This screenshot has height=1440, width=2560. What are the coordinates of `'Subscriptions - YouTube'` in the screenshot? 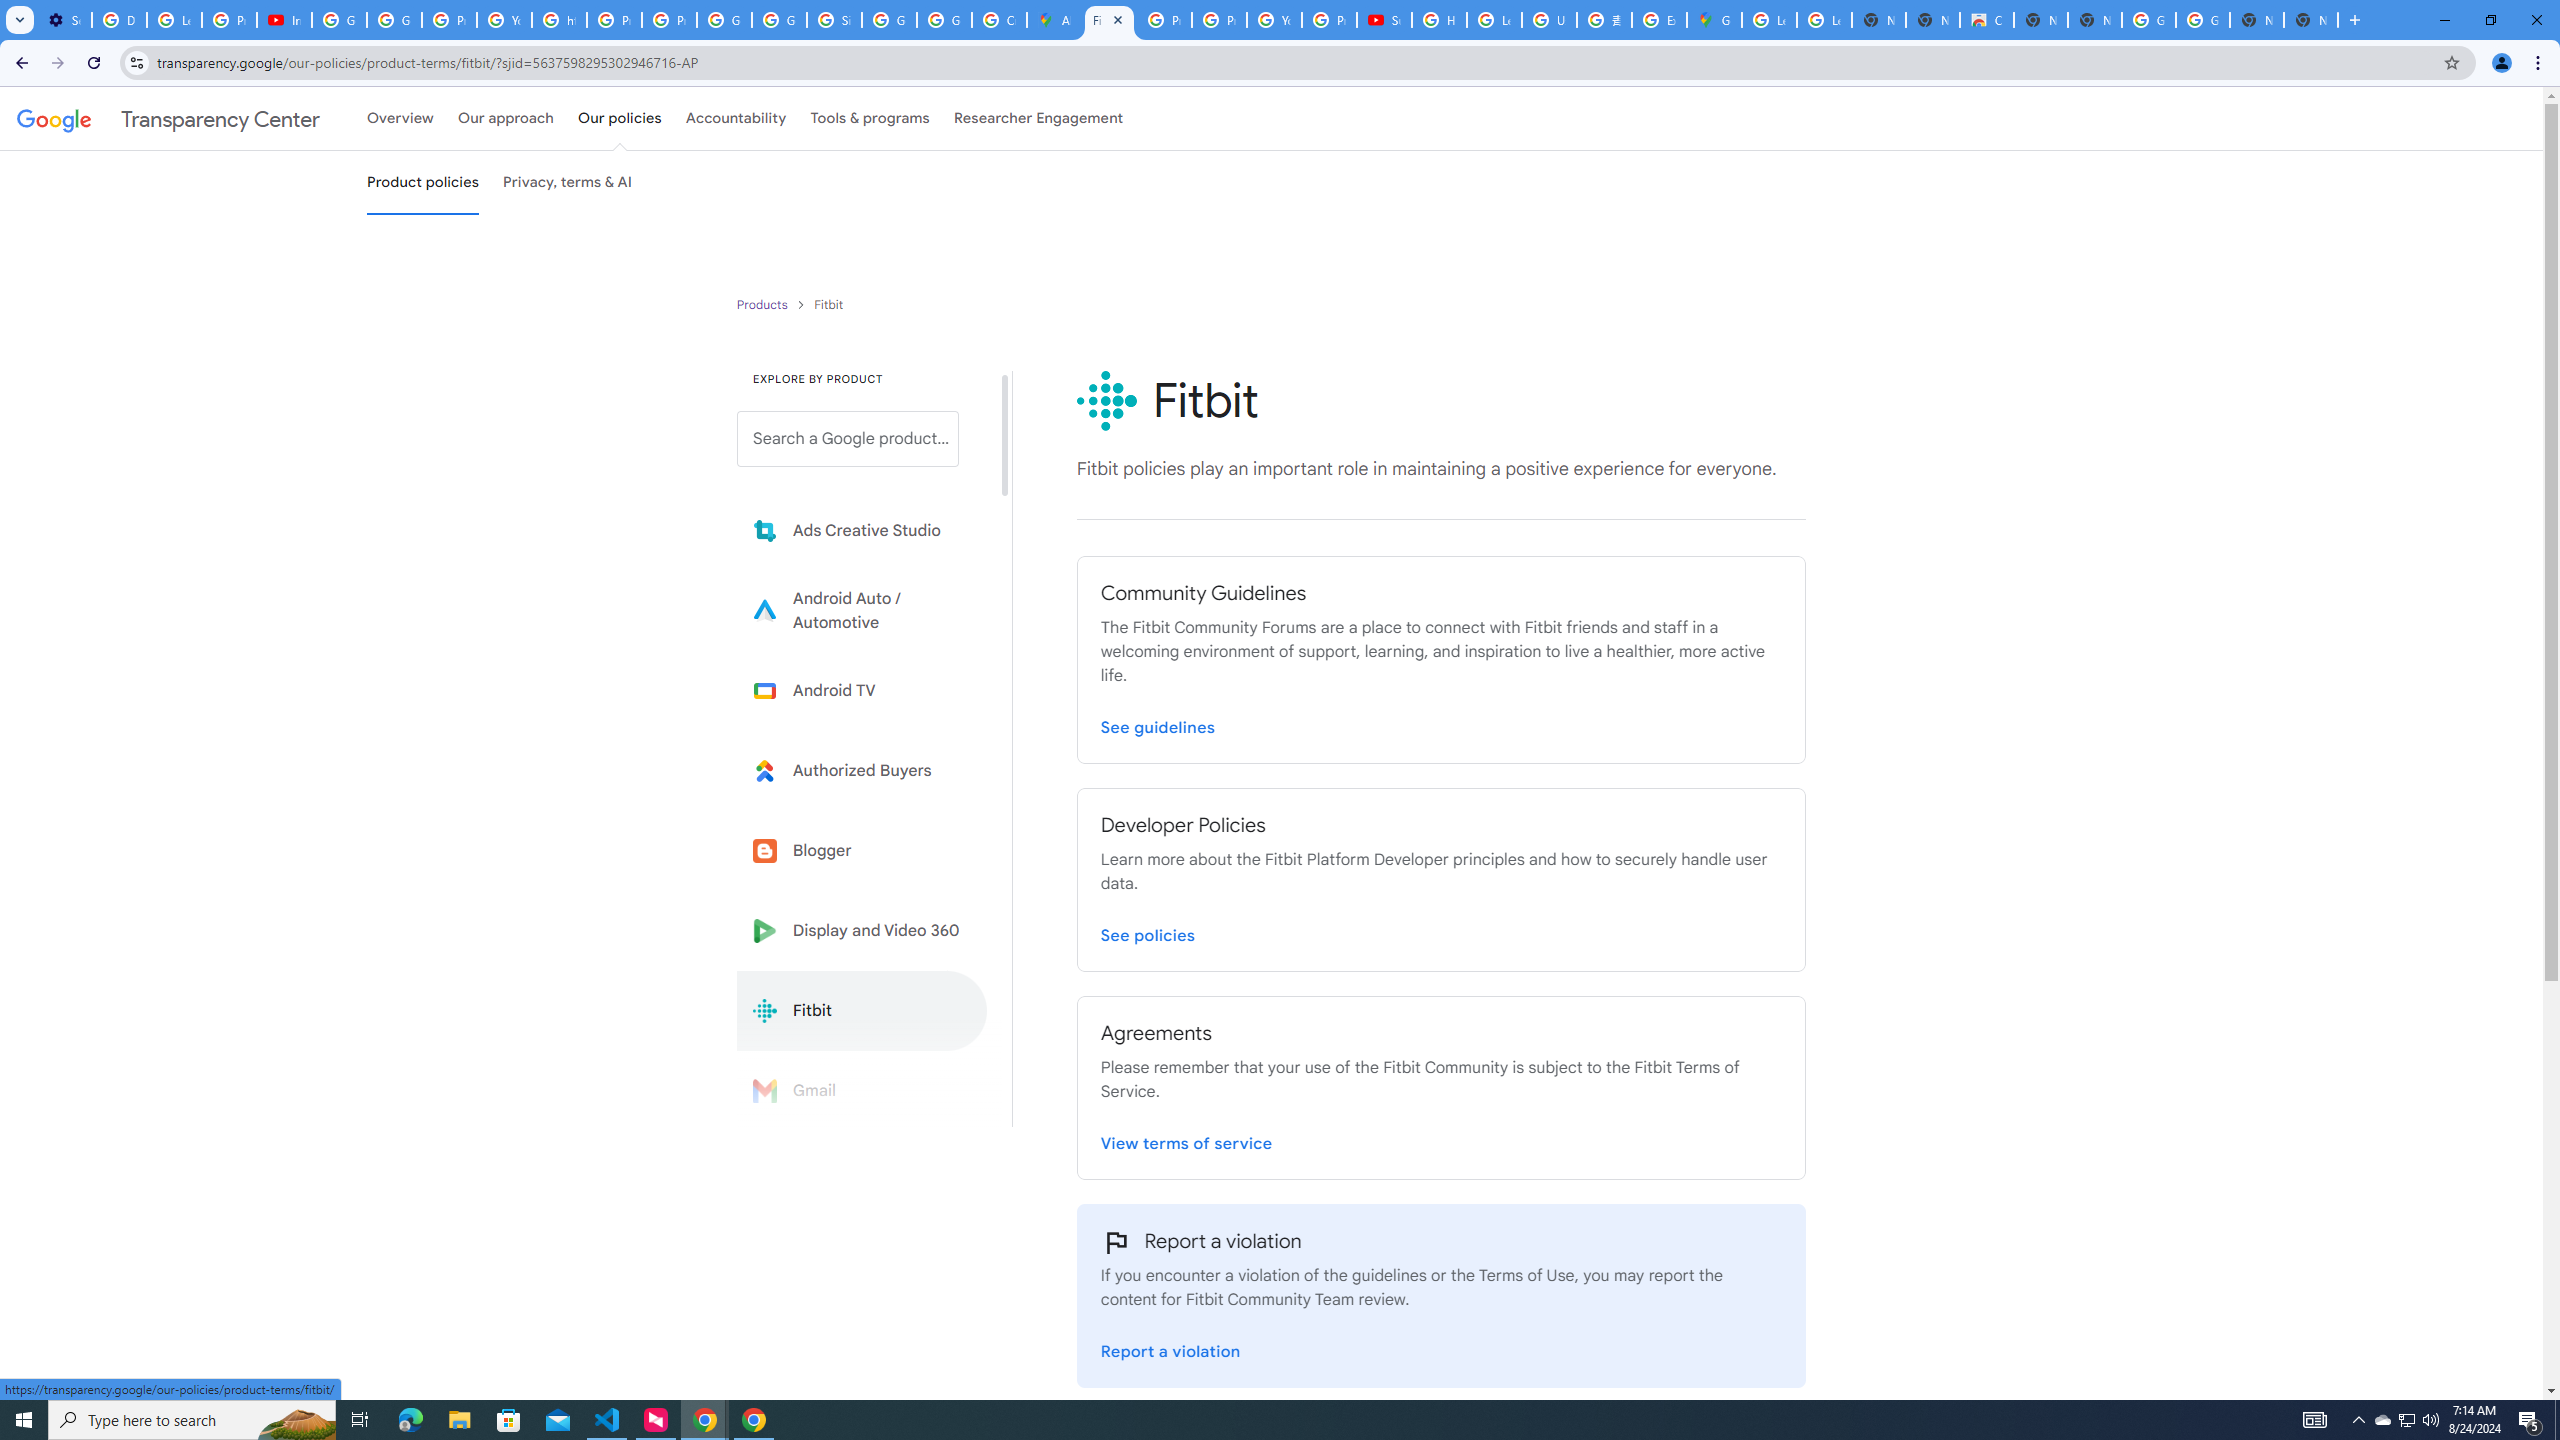 It's located at (1383, 19).